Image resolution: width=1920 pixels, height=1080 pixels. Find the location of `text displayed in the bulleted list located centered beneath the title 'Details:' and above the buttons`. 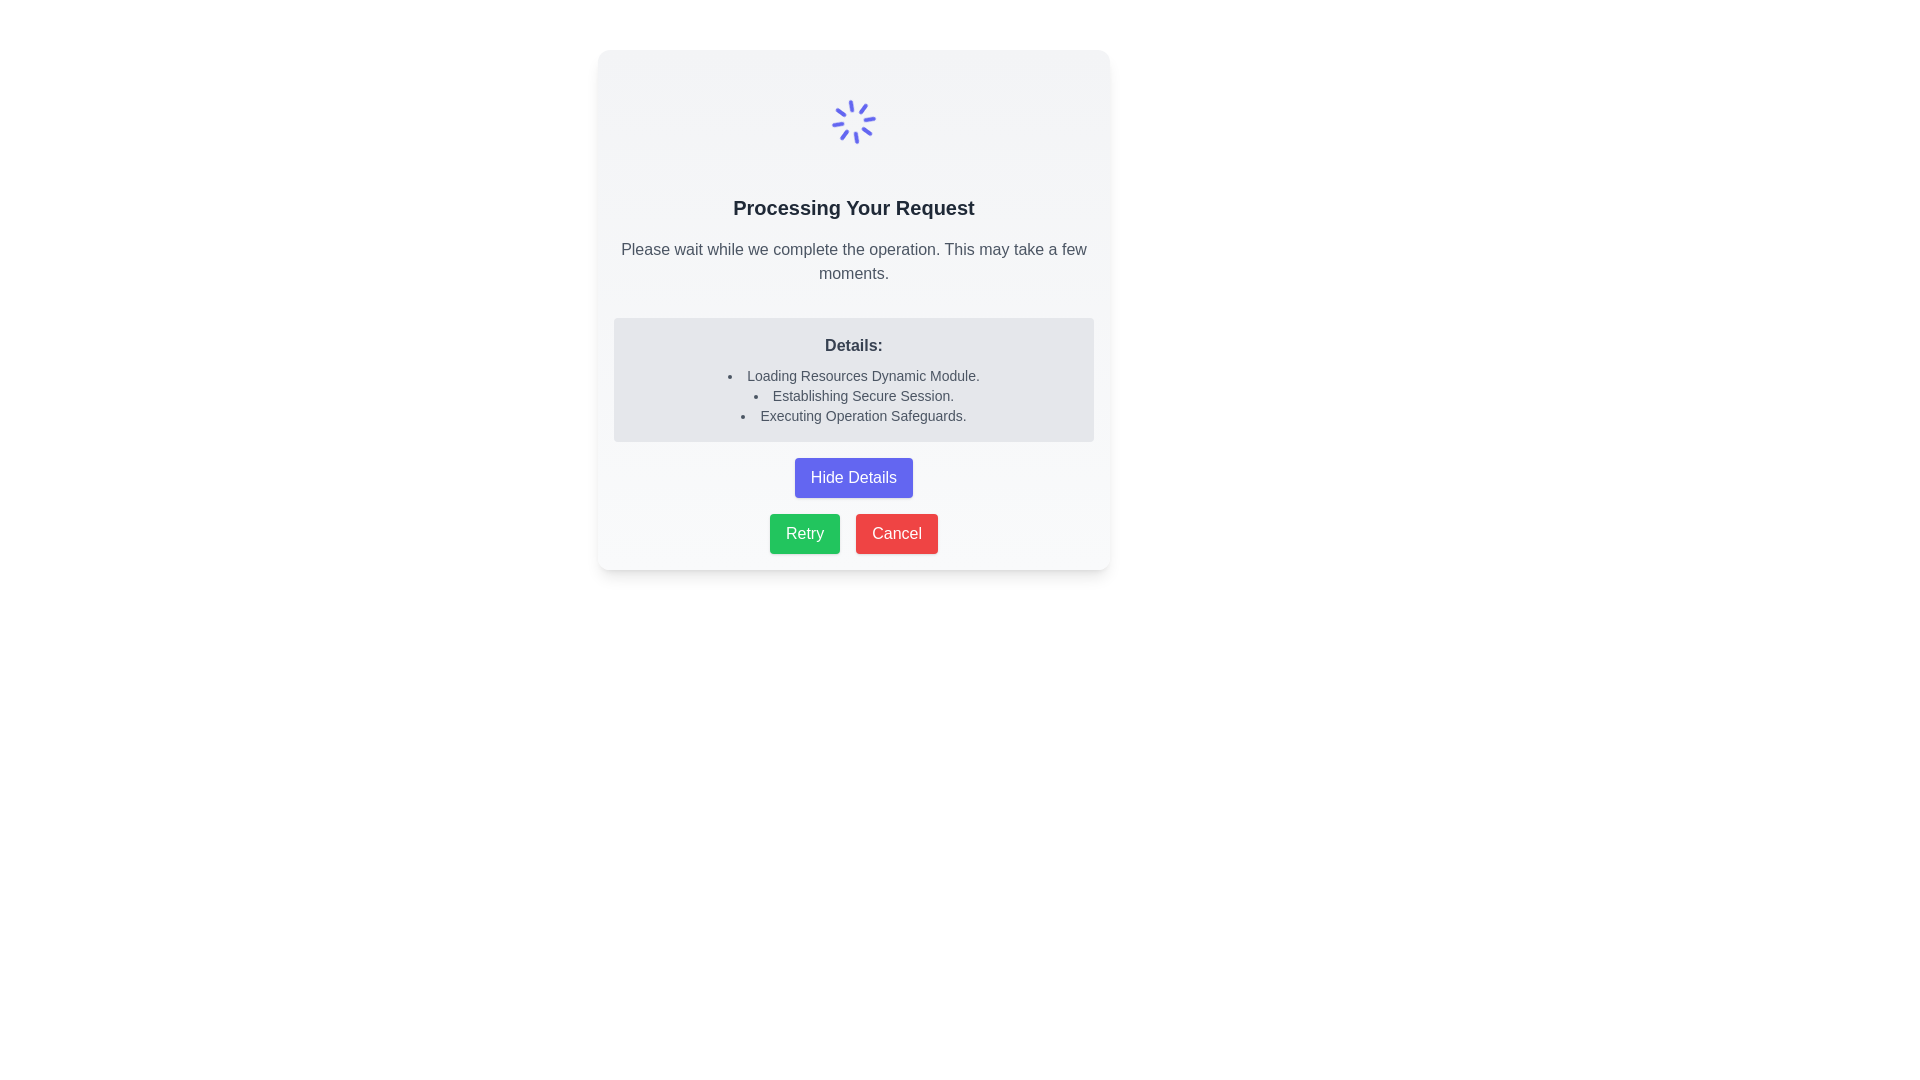

text displayed in the bulleted list located centered beneath the title 'Details:' and above the buttons is located at coordinates (854, 396).